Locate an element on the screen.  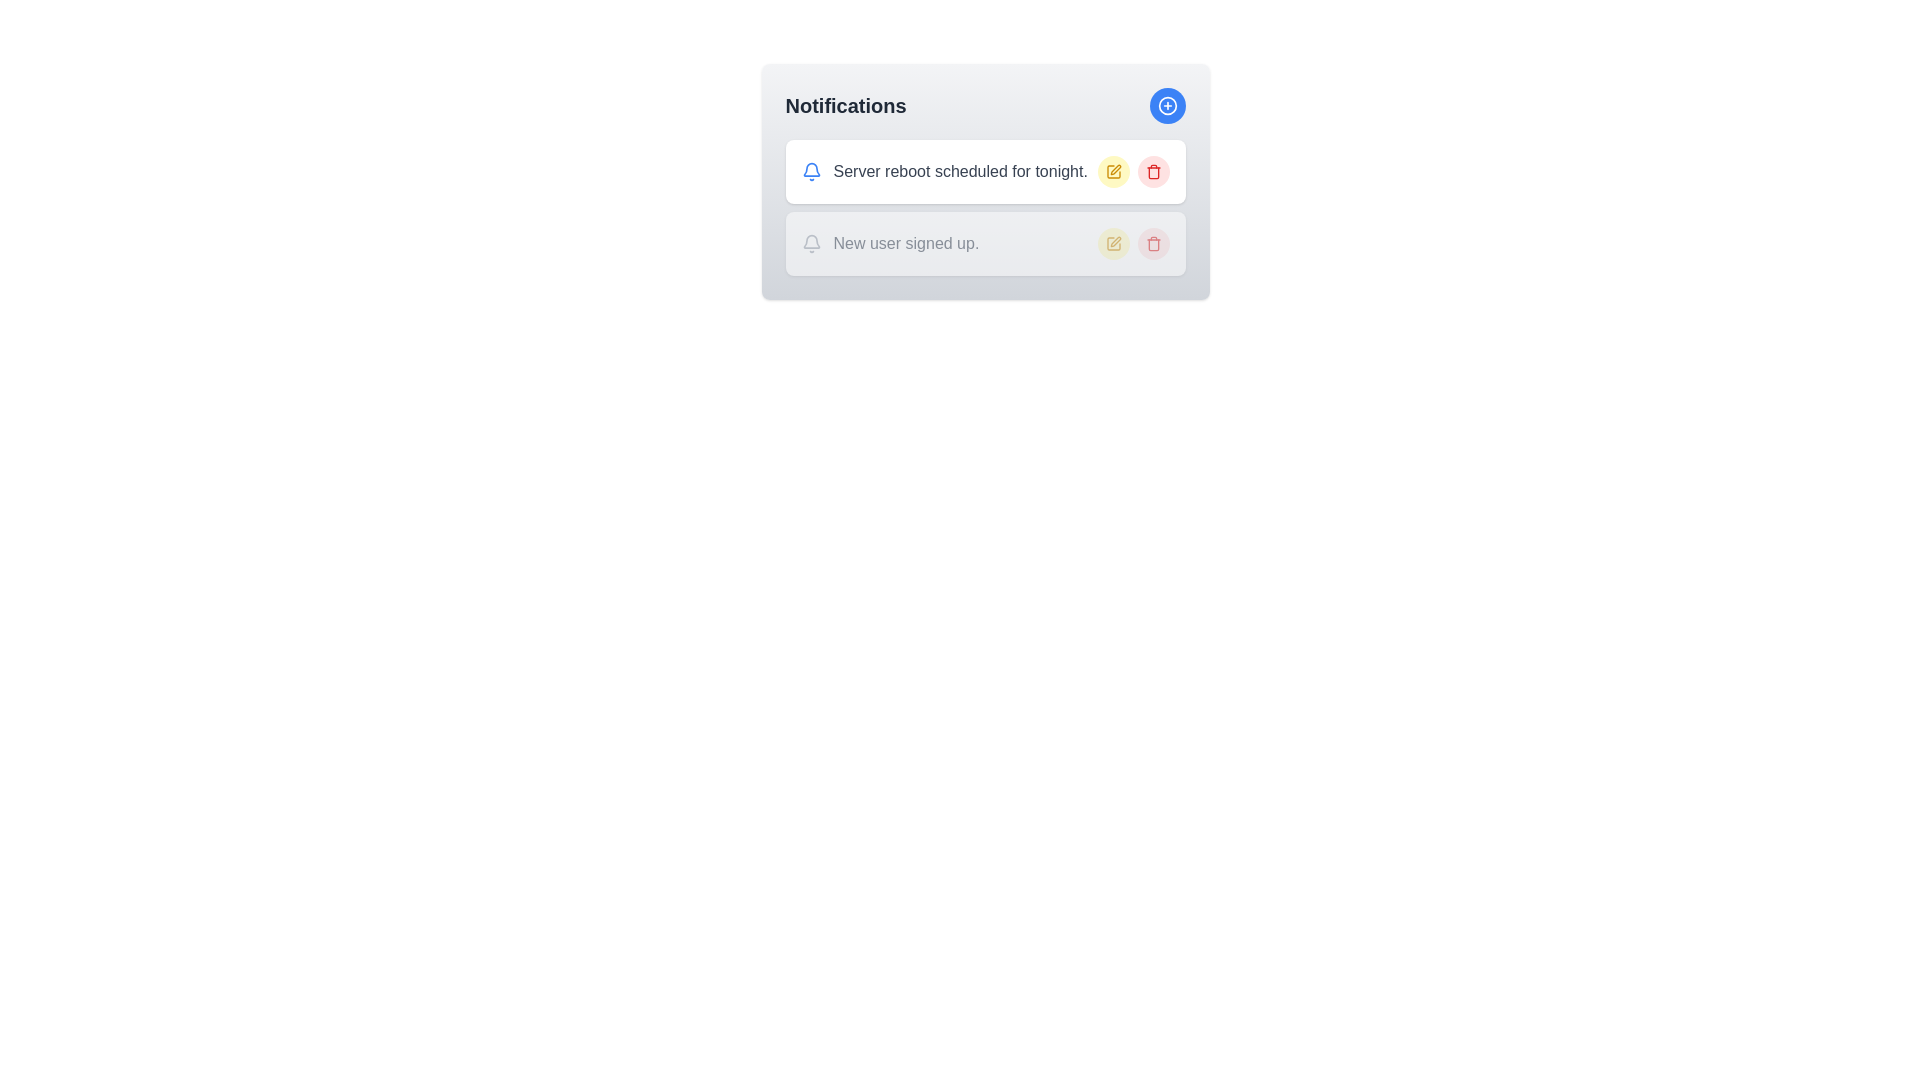
the notification icon that visually indicates an alert, which is positioned to the far left of the text 'Server reboot scheduled for tonight.' is located at coordinates (811, 171).